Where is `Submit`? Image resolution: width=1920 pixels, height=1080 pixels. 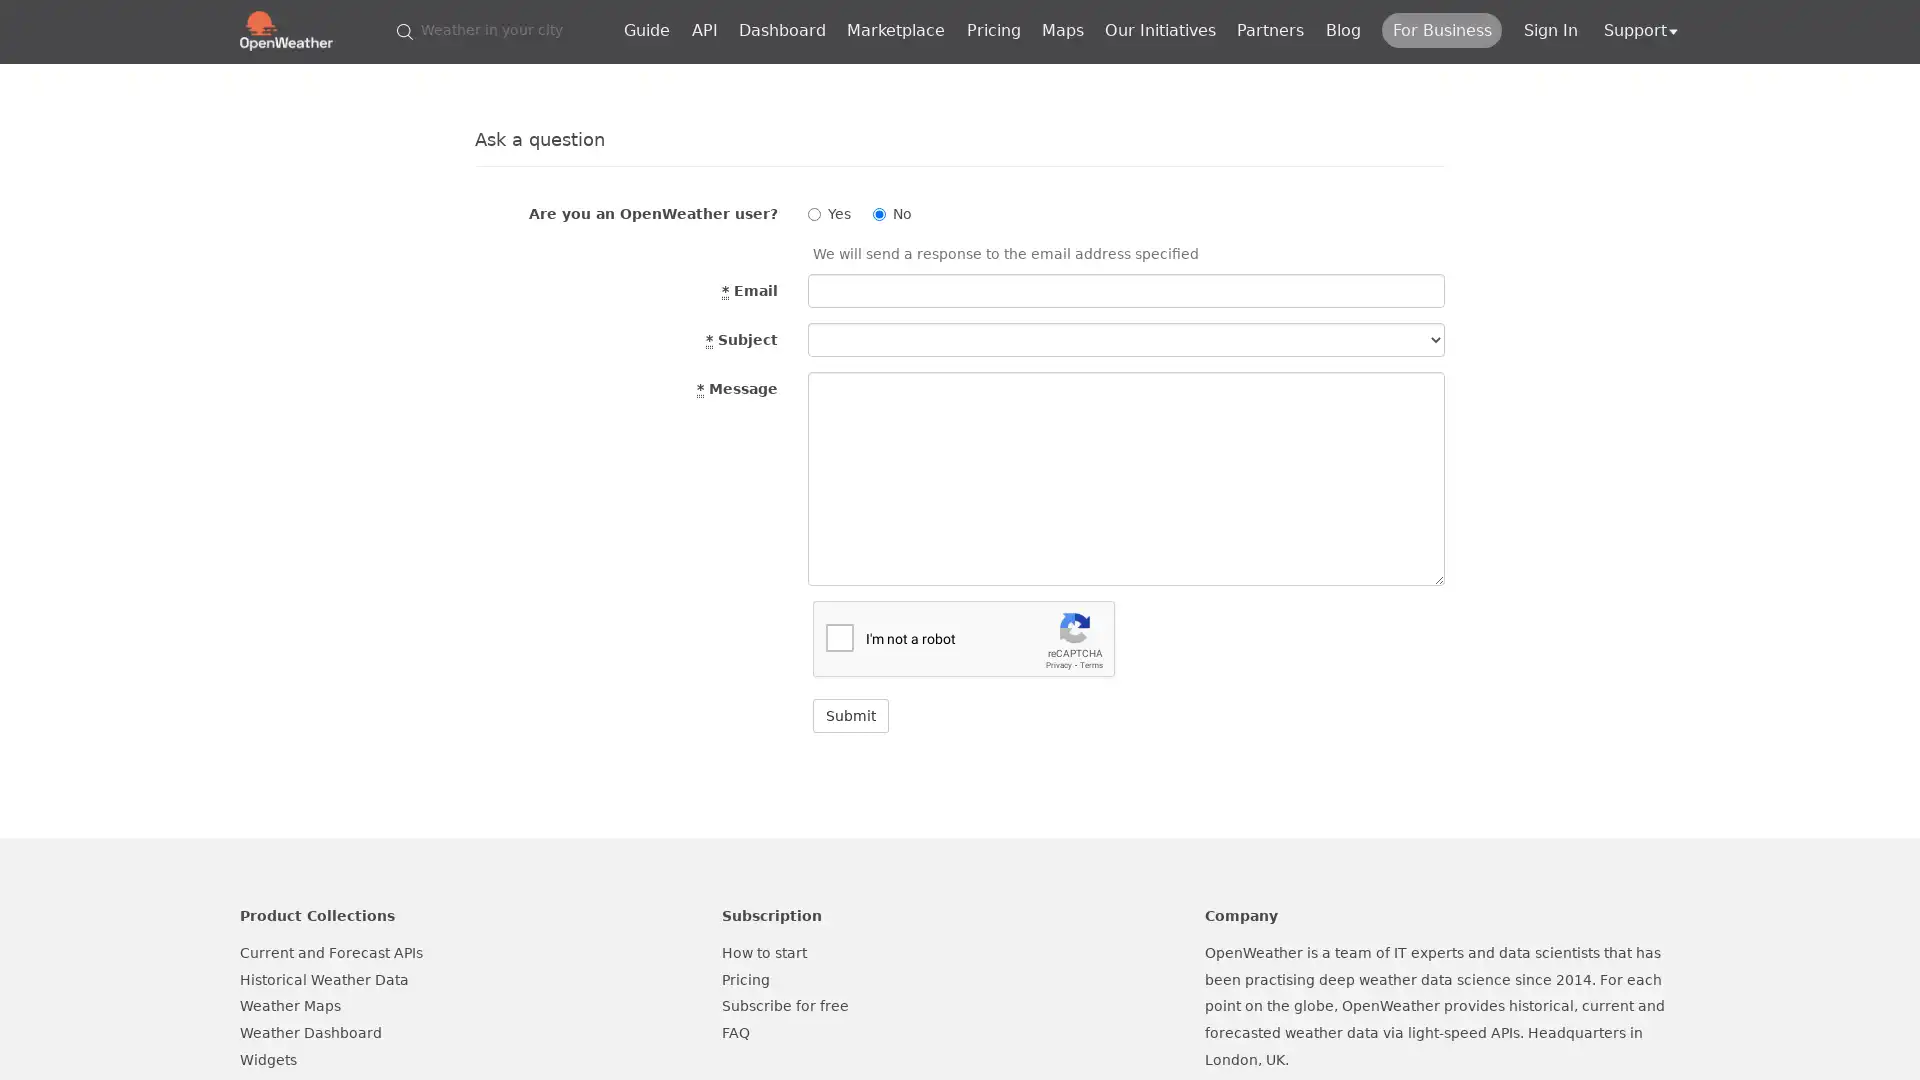
Submit is located at coordinates (850, 715).